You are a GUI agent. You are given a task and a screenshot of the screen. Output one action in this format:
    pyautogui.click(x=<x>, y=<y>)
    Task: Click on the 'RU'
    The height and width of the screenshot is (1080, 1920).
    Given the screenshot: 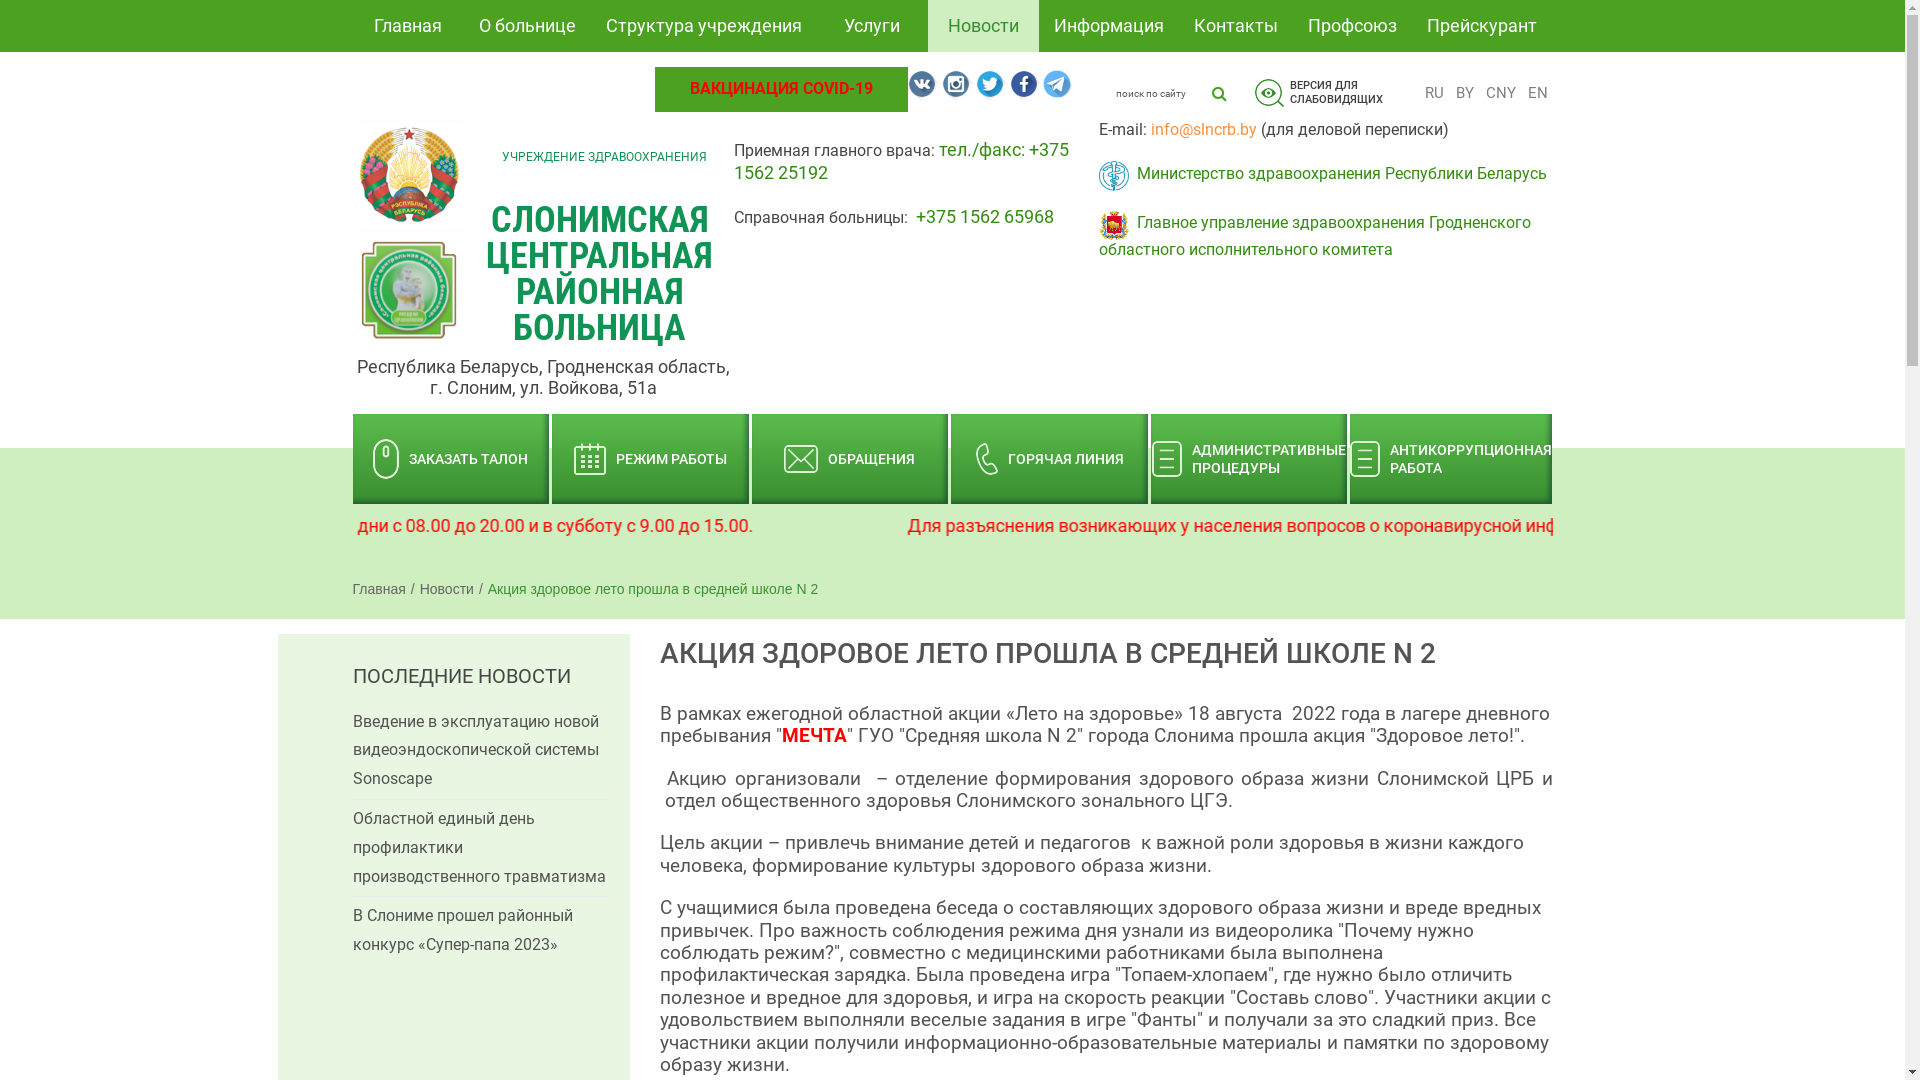 What is the action you would take?
    pyautogui.click(x=1419, y=92)
    